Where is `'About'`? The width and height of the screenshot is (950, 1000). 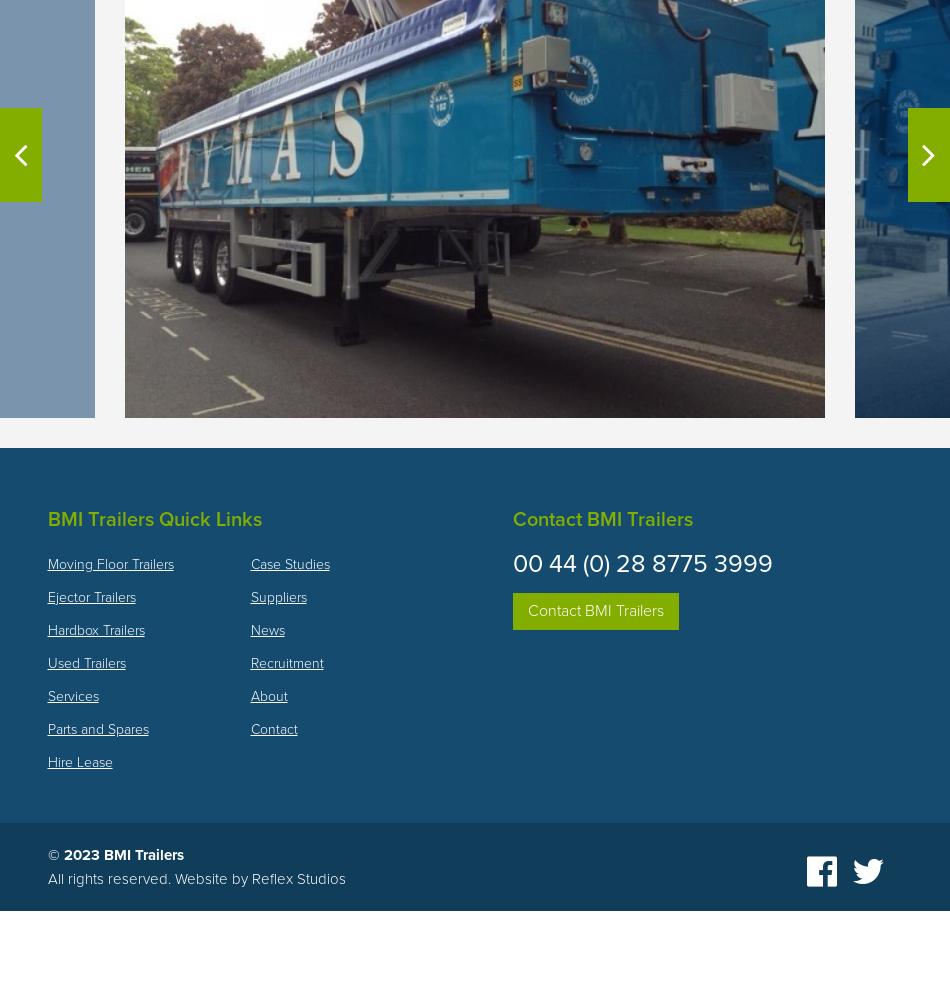
'About' is located at coordinates (267, 694).